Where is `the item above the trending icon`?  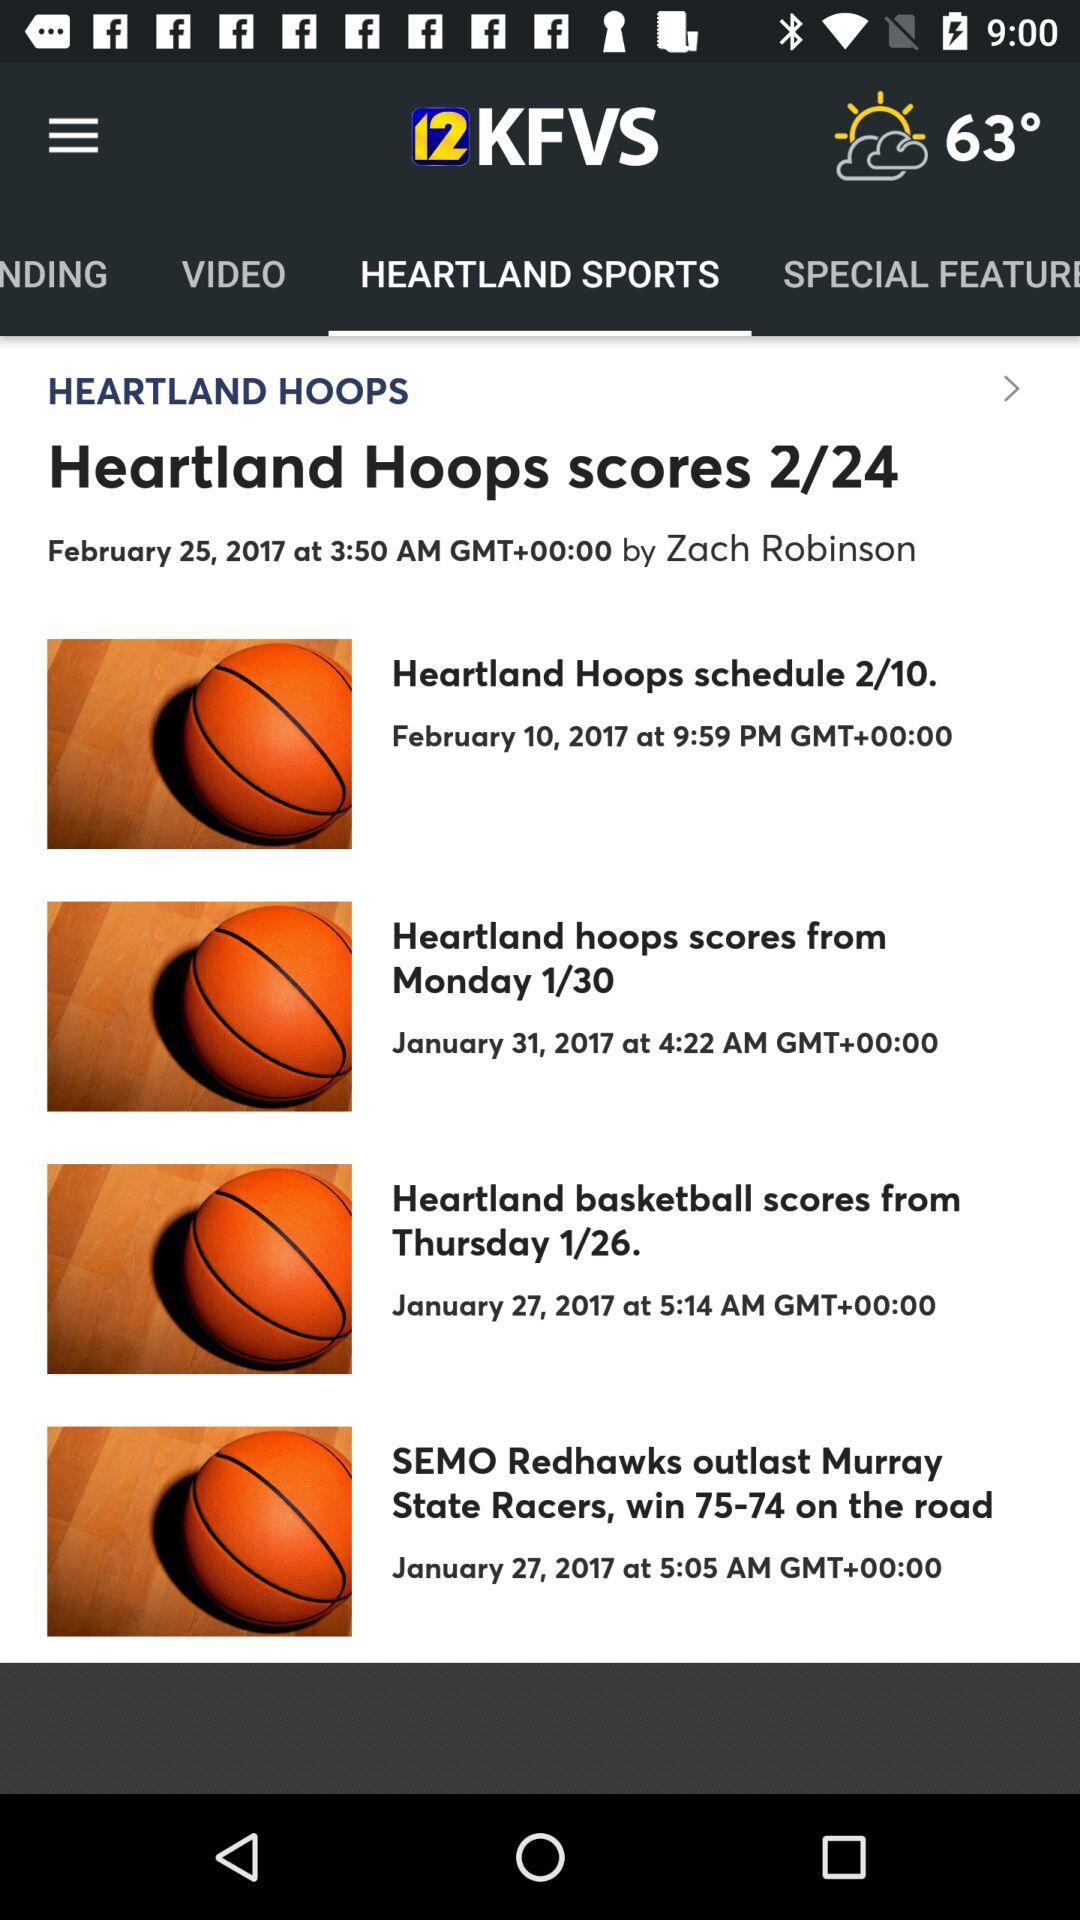 the item above the trending icon is located at coordinates (72, 135).